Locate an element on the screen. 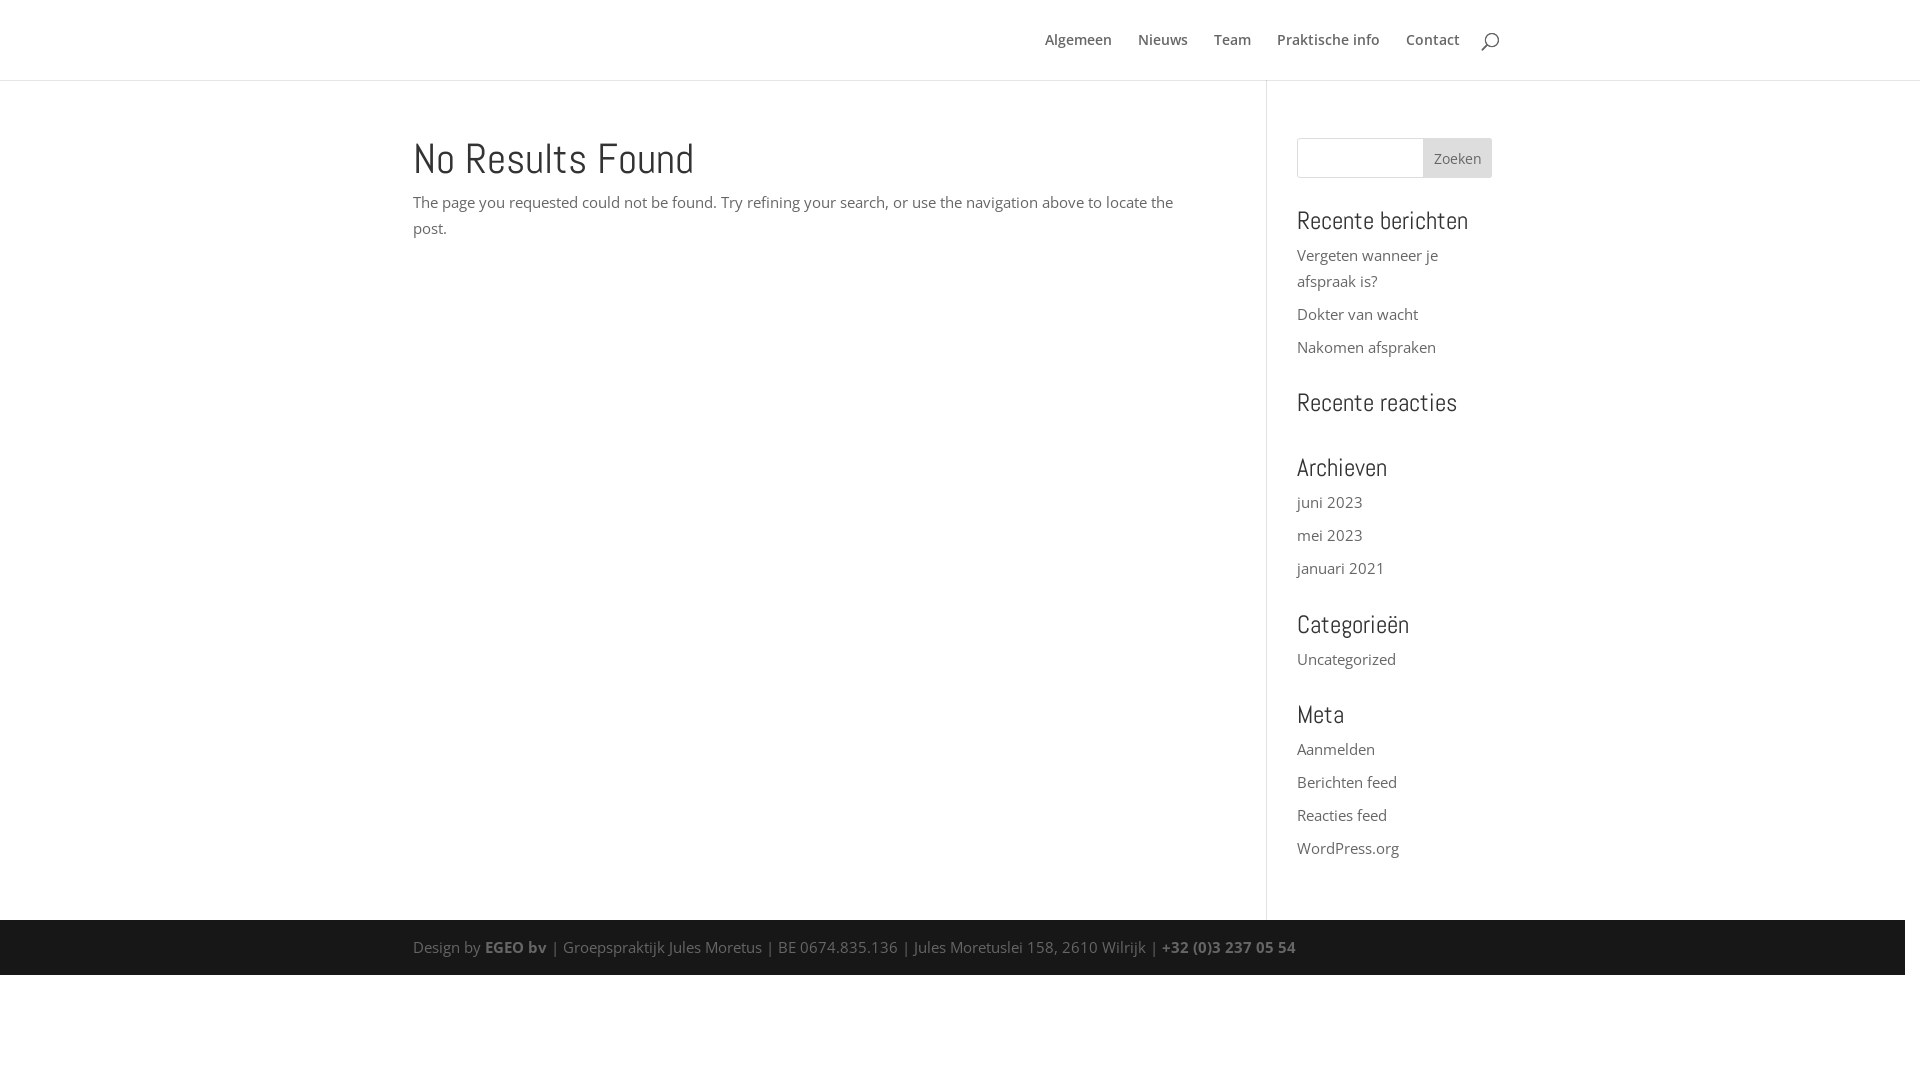 The image size is (1920, 1080). 'januari 2021' is located at coordinates (1296, 567).